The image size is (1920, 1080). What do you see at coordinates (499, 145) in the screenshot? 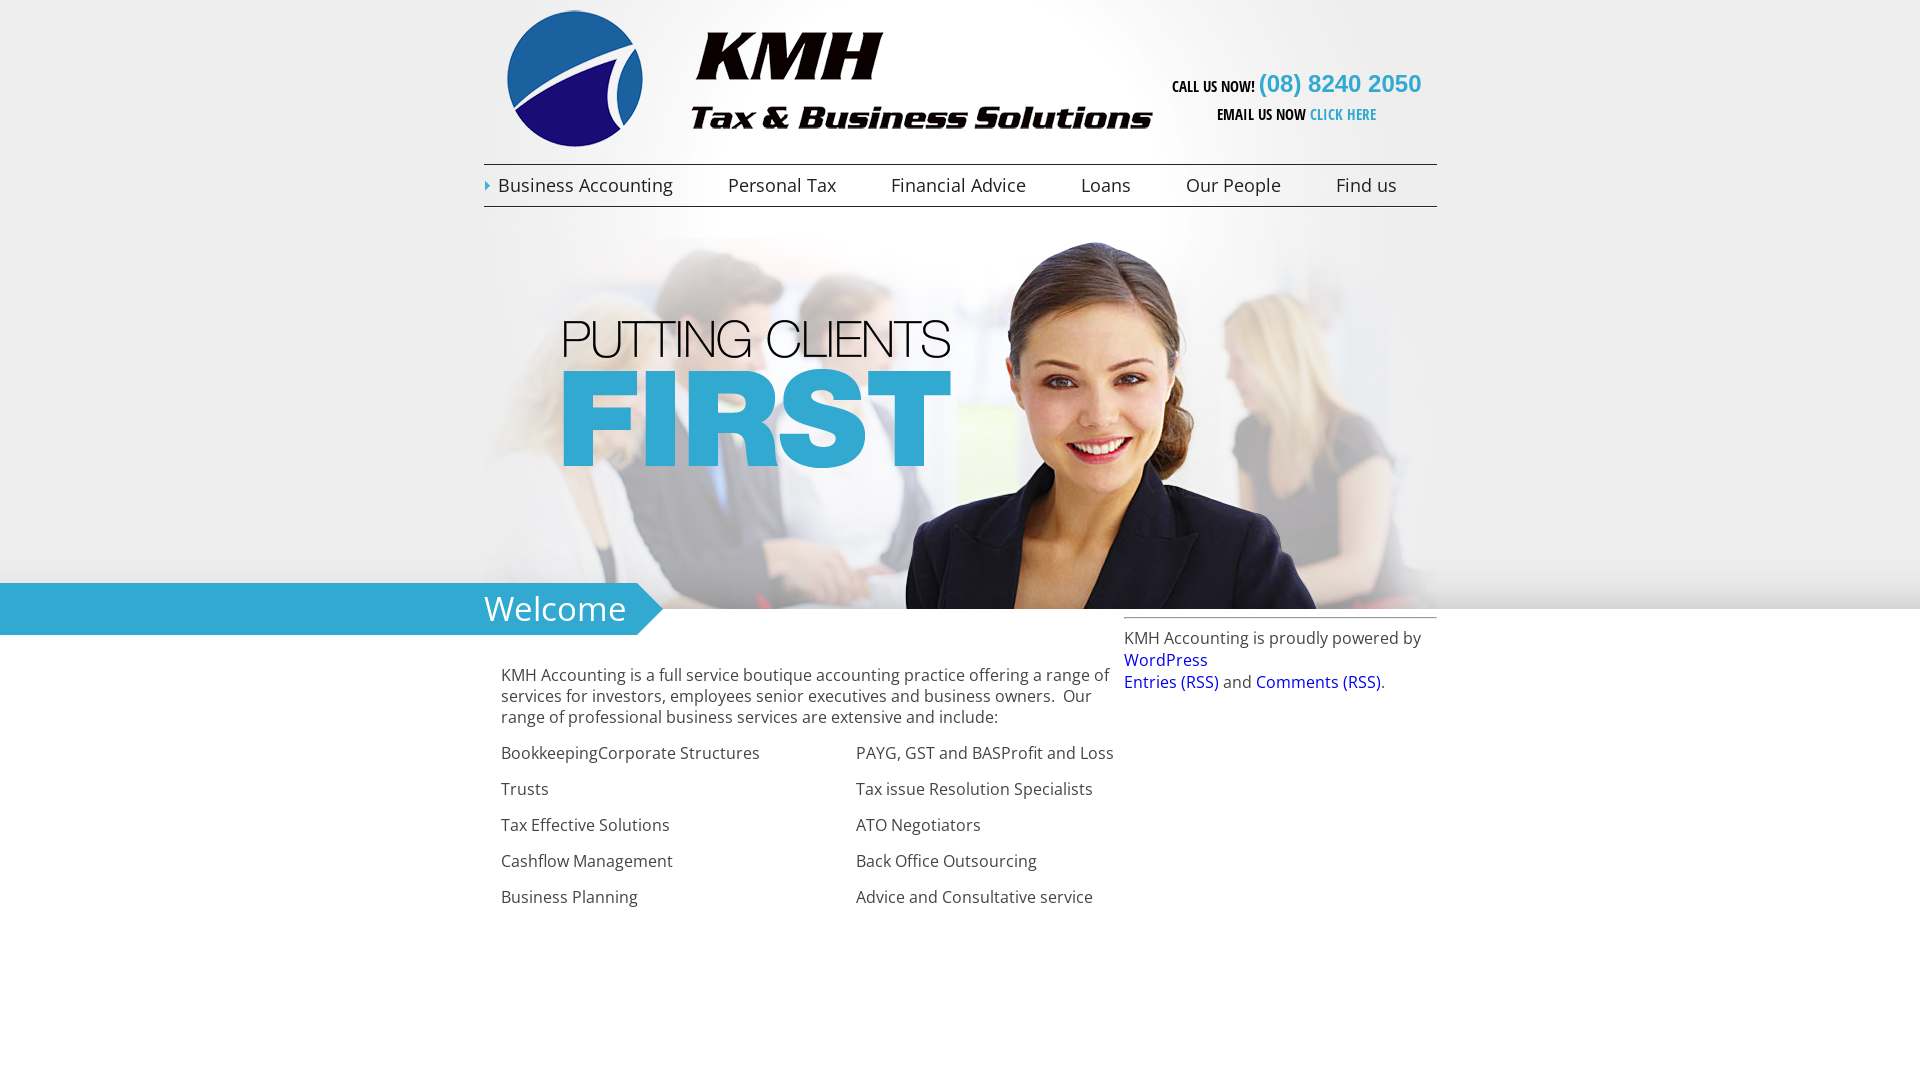
I see `'KMH Accounting'` at bounding box center [499, 145].